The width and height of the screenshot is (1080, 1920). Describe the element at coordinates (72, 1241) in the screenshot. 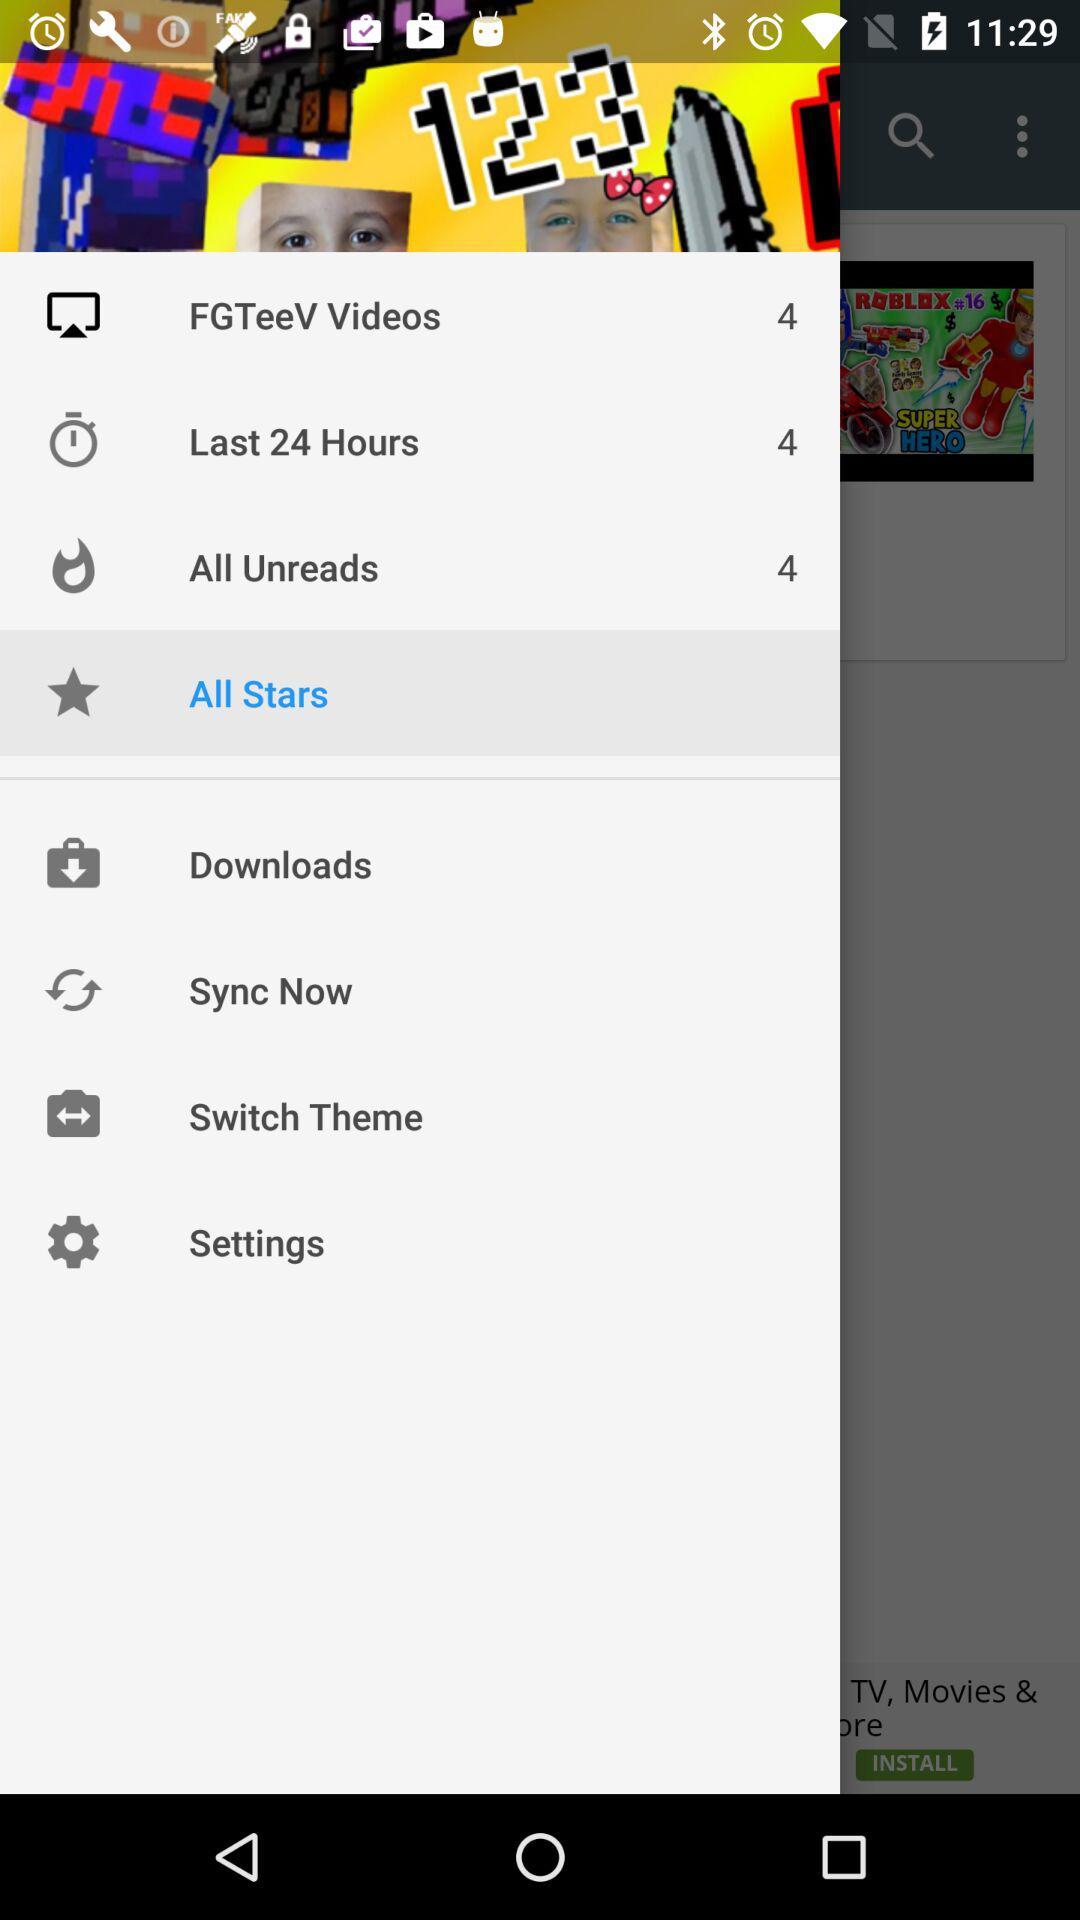

I see `the settings icon` at that location.